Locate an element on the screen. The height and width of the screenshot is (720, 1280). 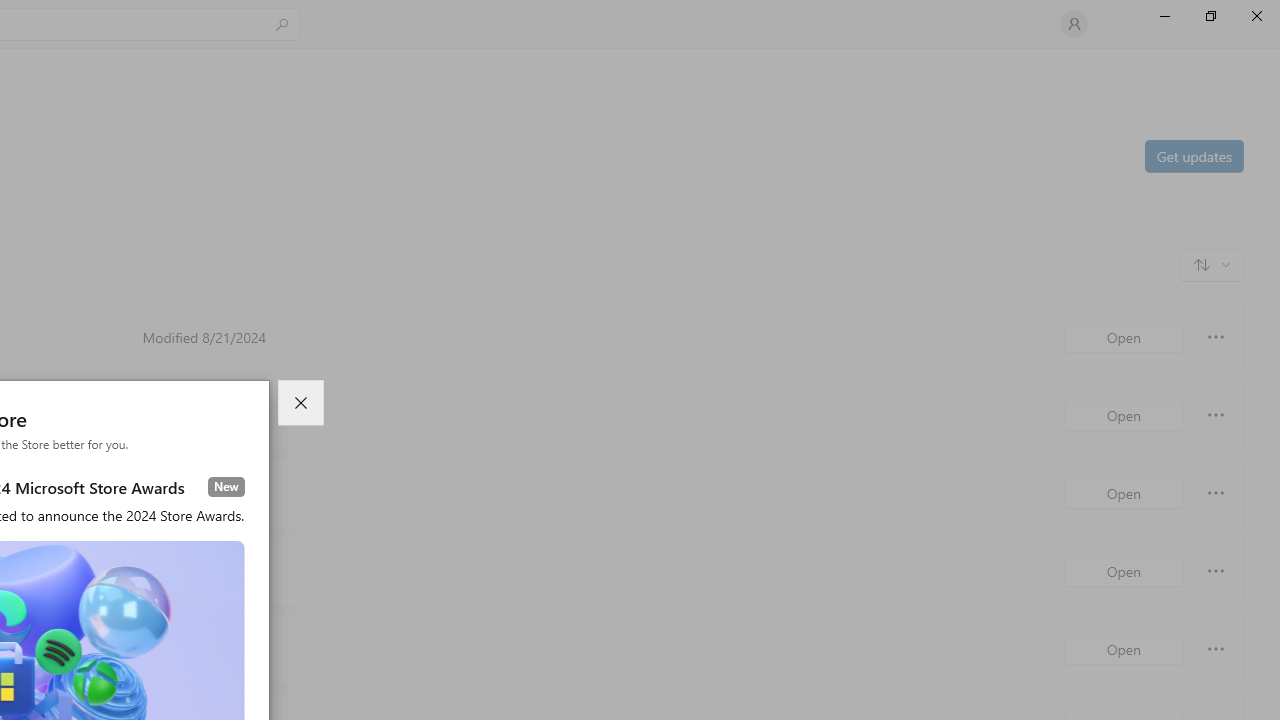
'User profile' is located at coordinates (1072, 24).